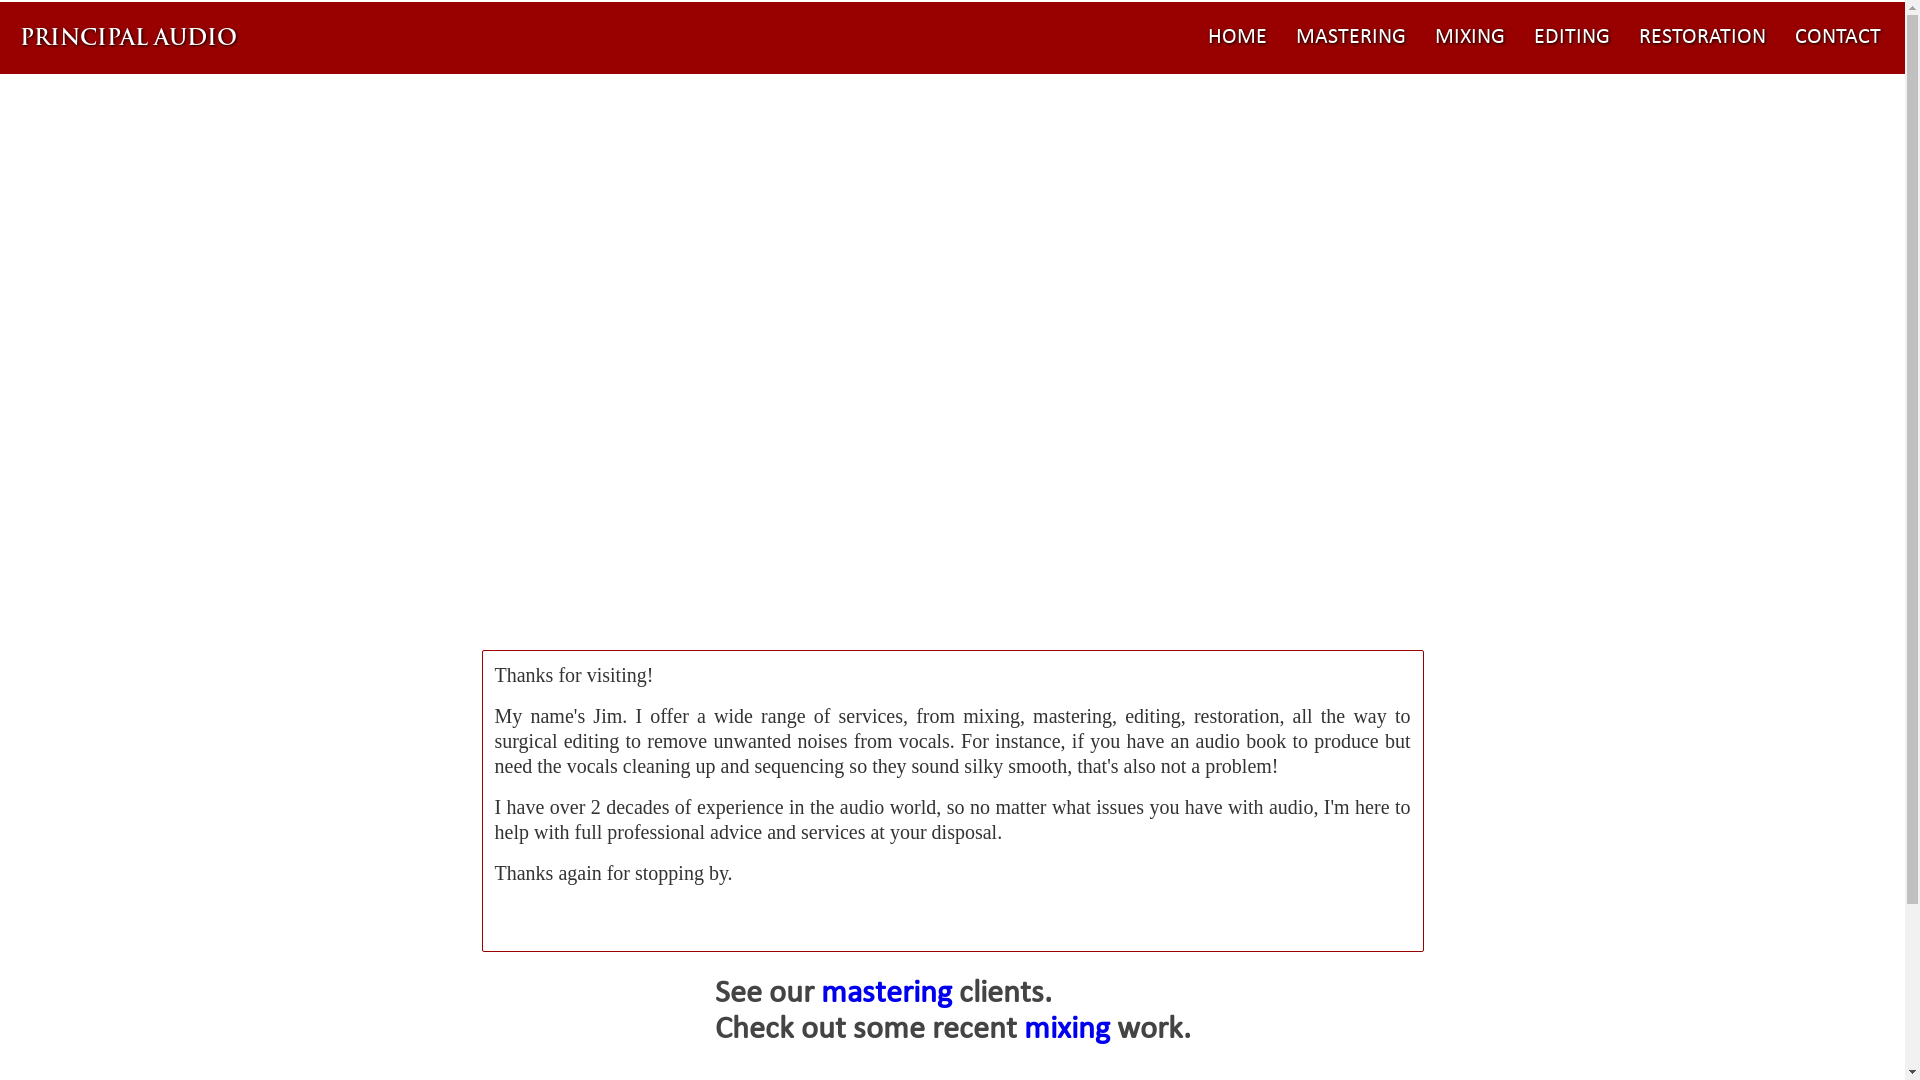 This screenshot has width=1920, height=1080. What do you see at coordinates (1782, 37) in the screenshot?
I see `'CONTACT'` at bounding box center [1782, 37].